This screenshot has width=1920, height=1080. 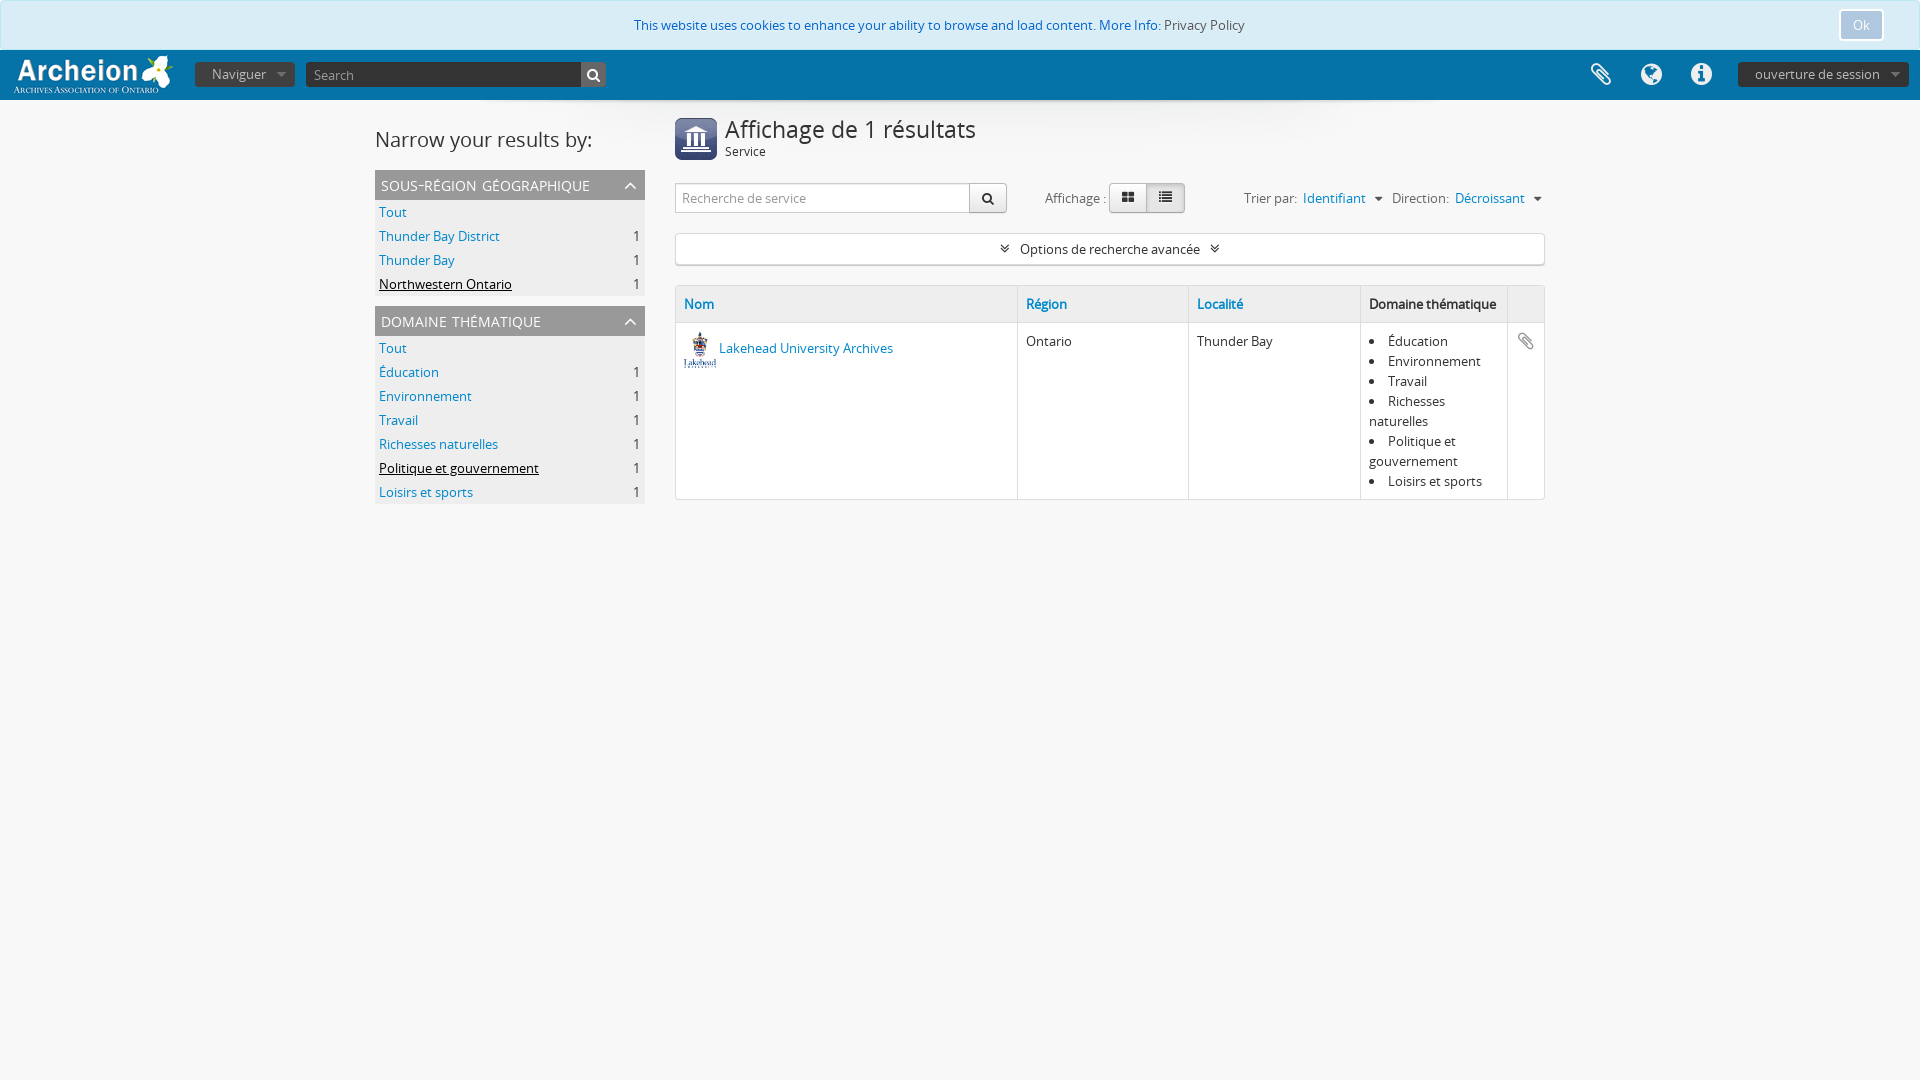 I want to click on 'Environnement', so click(x=424, y=396).